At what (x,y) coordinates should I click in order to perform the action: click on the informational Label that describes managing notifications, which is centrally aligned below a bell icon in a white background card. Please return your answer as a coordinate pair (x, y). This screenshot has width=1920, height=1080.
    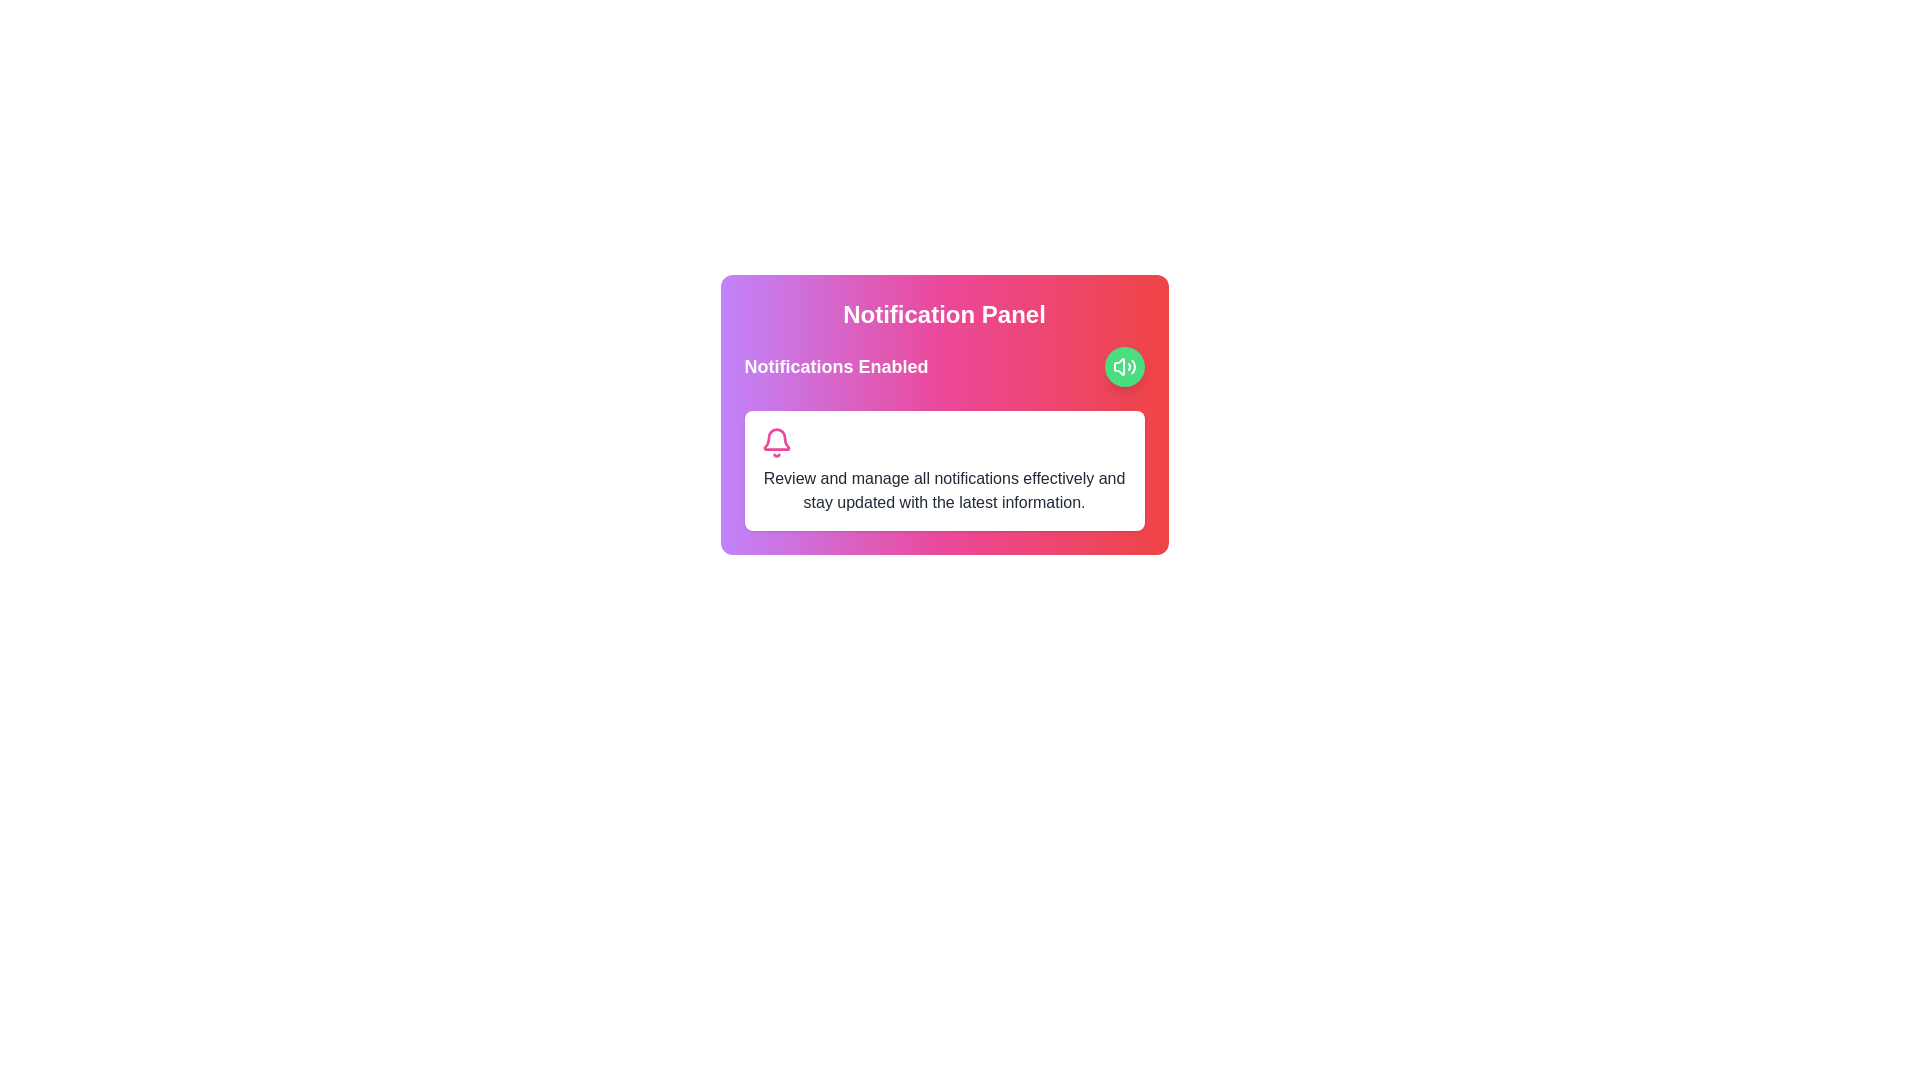
    Looking at the image, I should click on (943, 490).